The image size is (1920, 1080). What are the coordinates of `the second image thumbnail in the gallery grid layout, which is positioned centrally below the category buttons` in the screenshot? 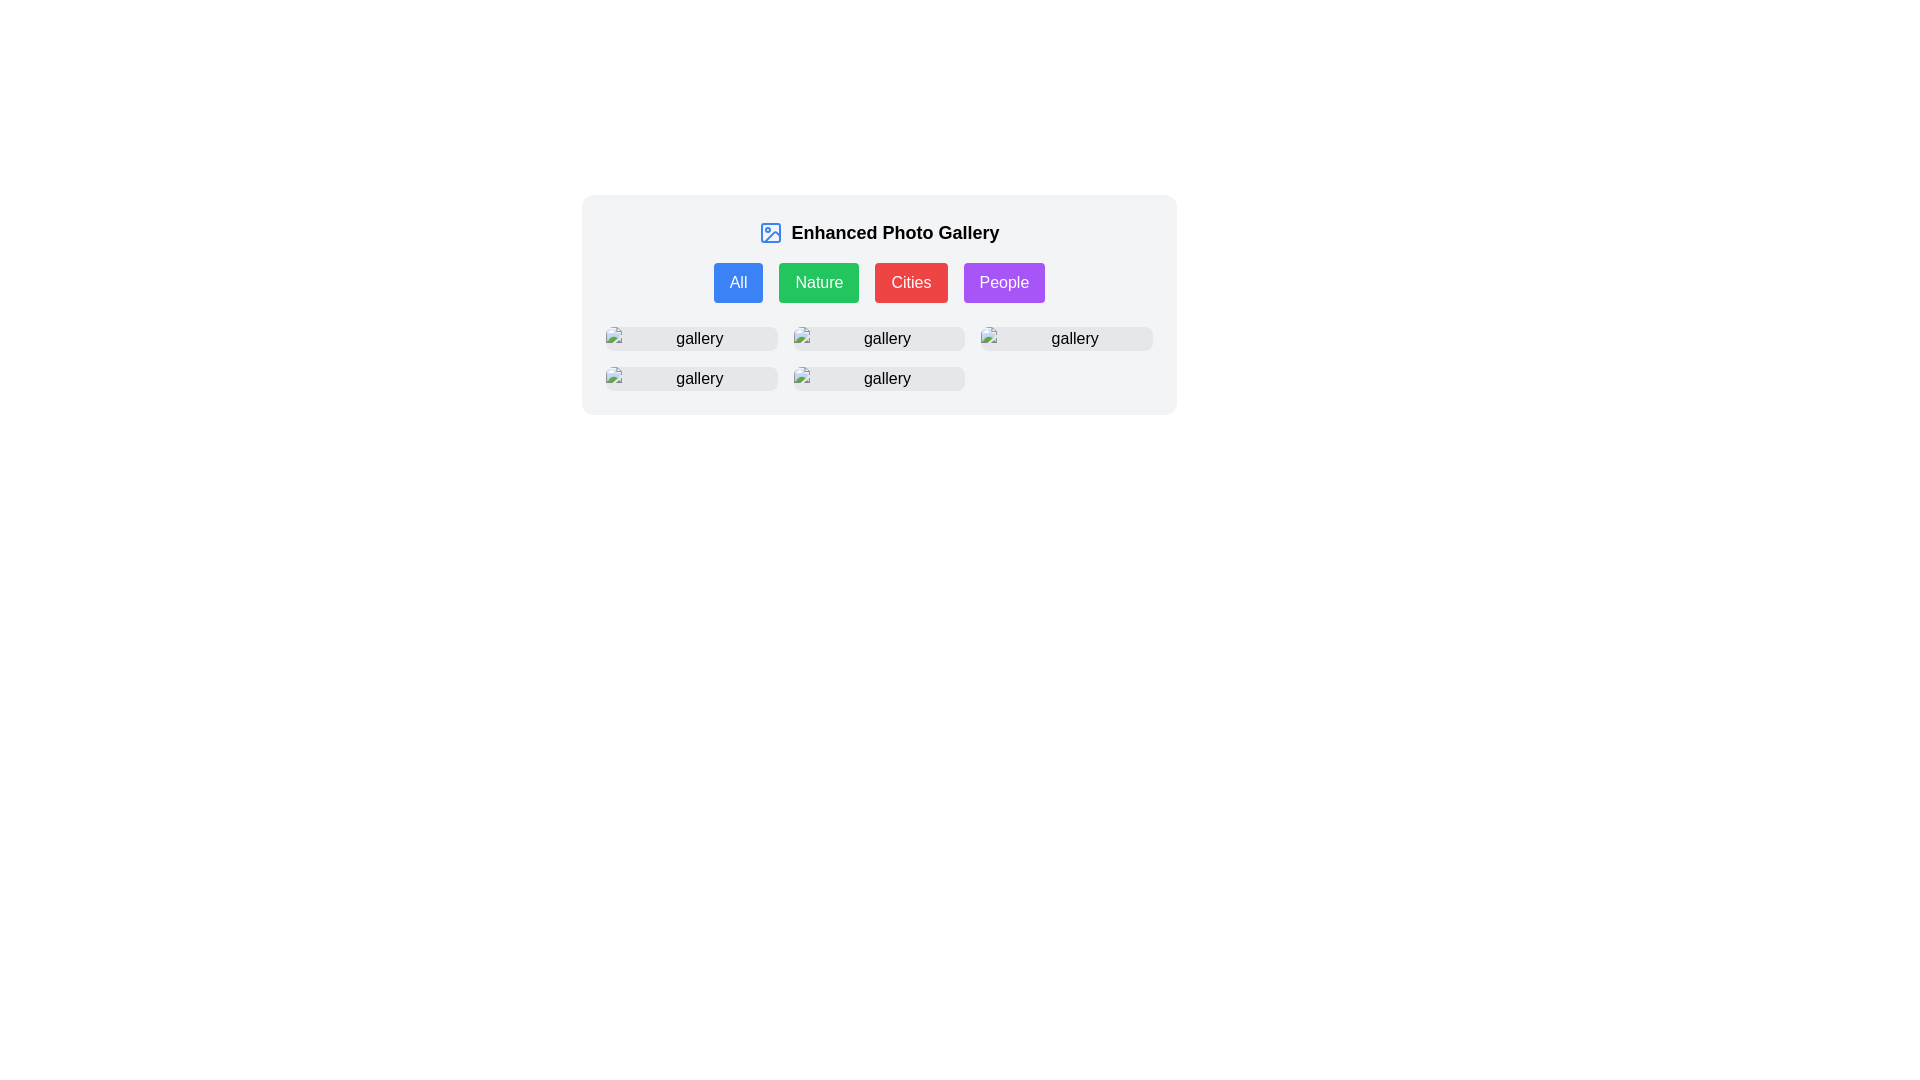 It's located at (879, 357).